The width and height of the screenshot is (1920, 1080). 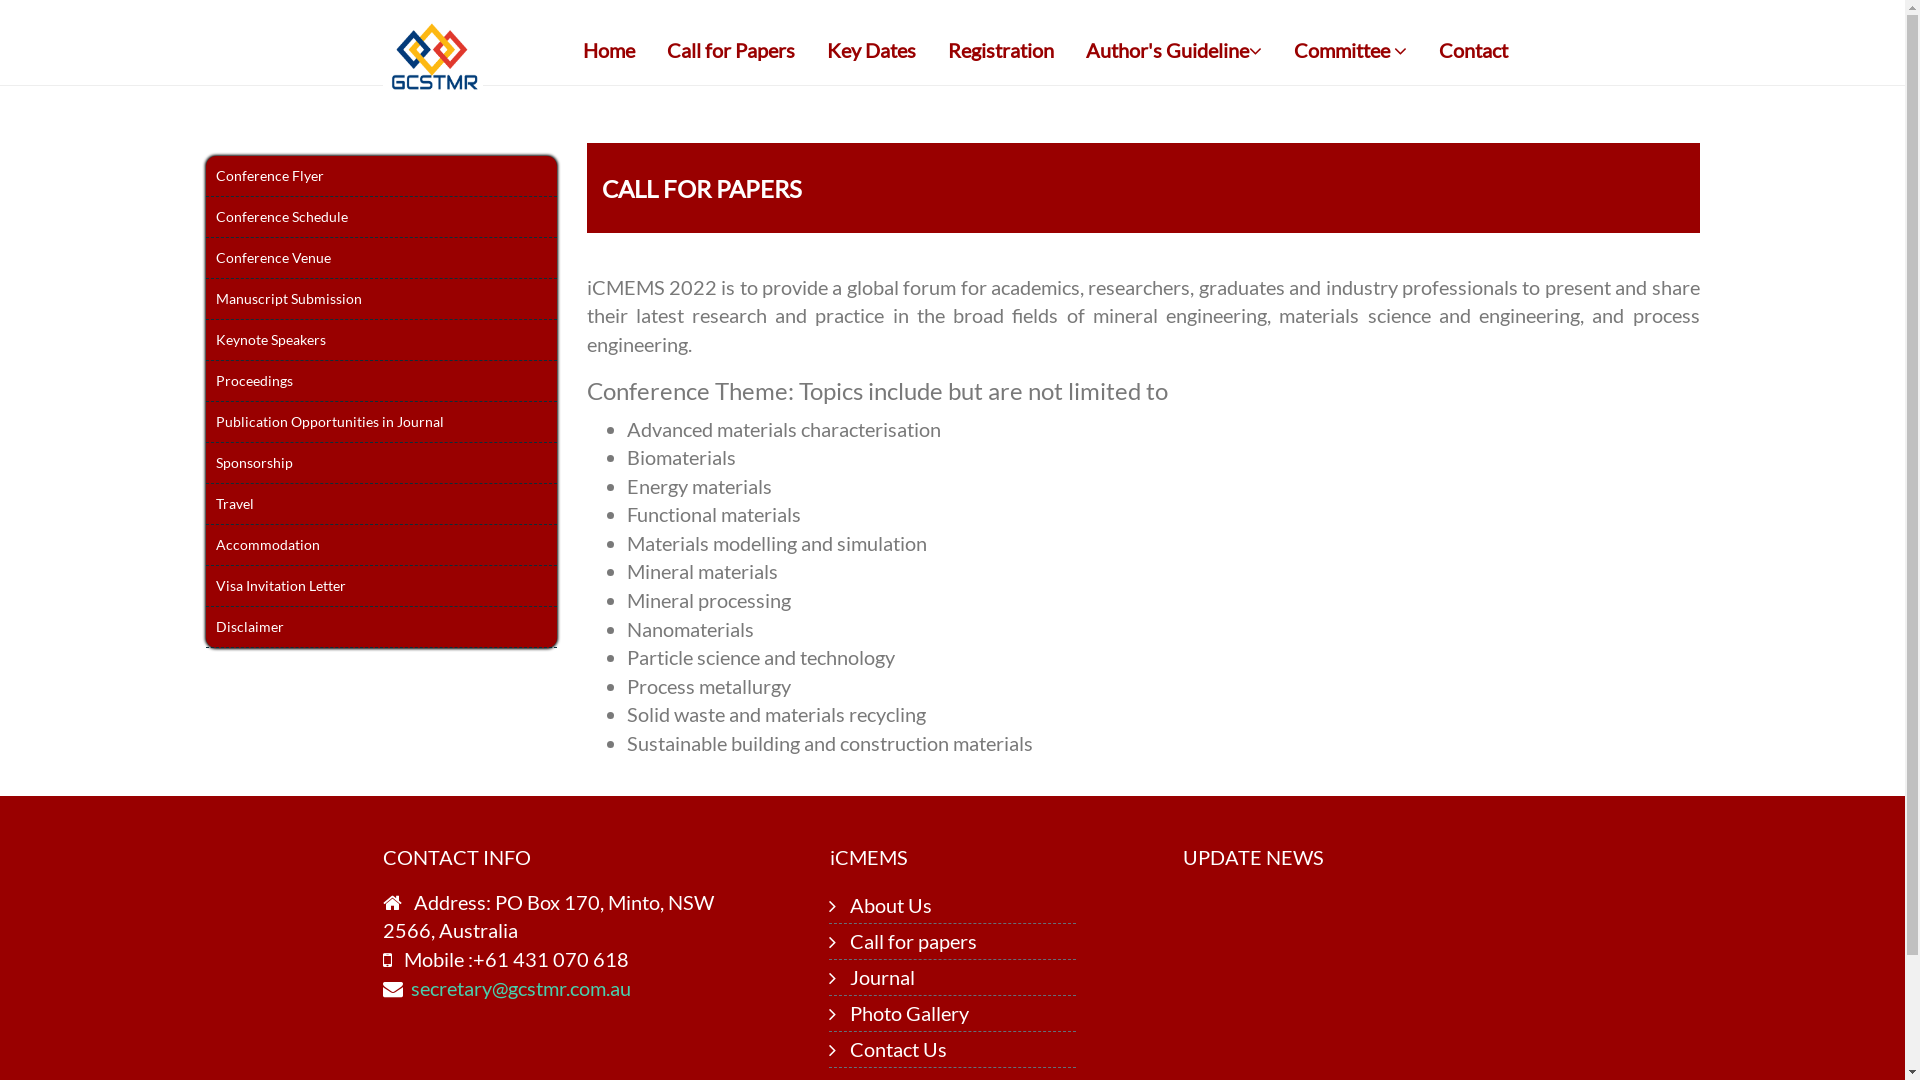 What do you see at coordinates (849, 975) in the screenshot?
I see `'Journal'` at bounding box center [849, 975].